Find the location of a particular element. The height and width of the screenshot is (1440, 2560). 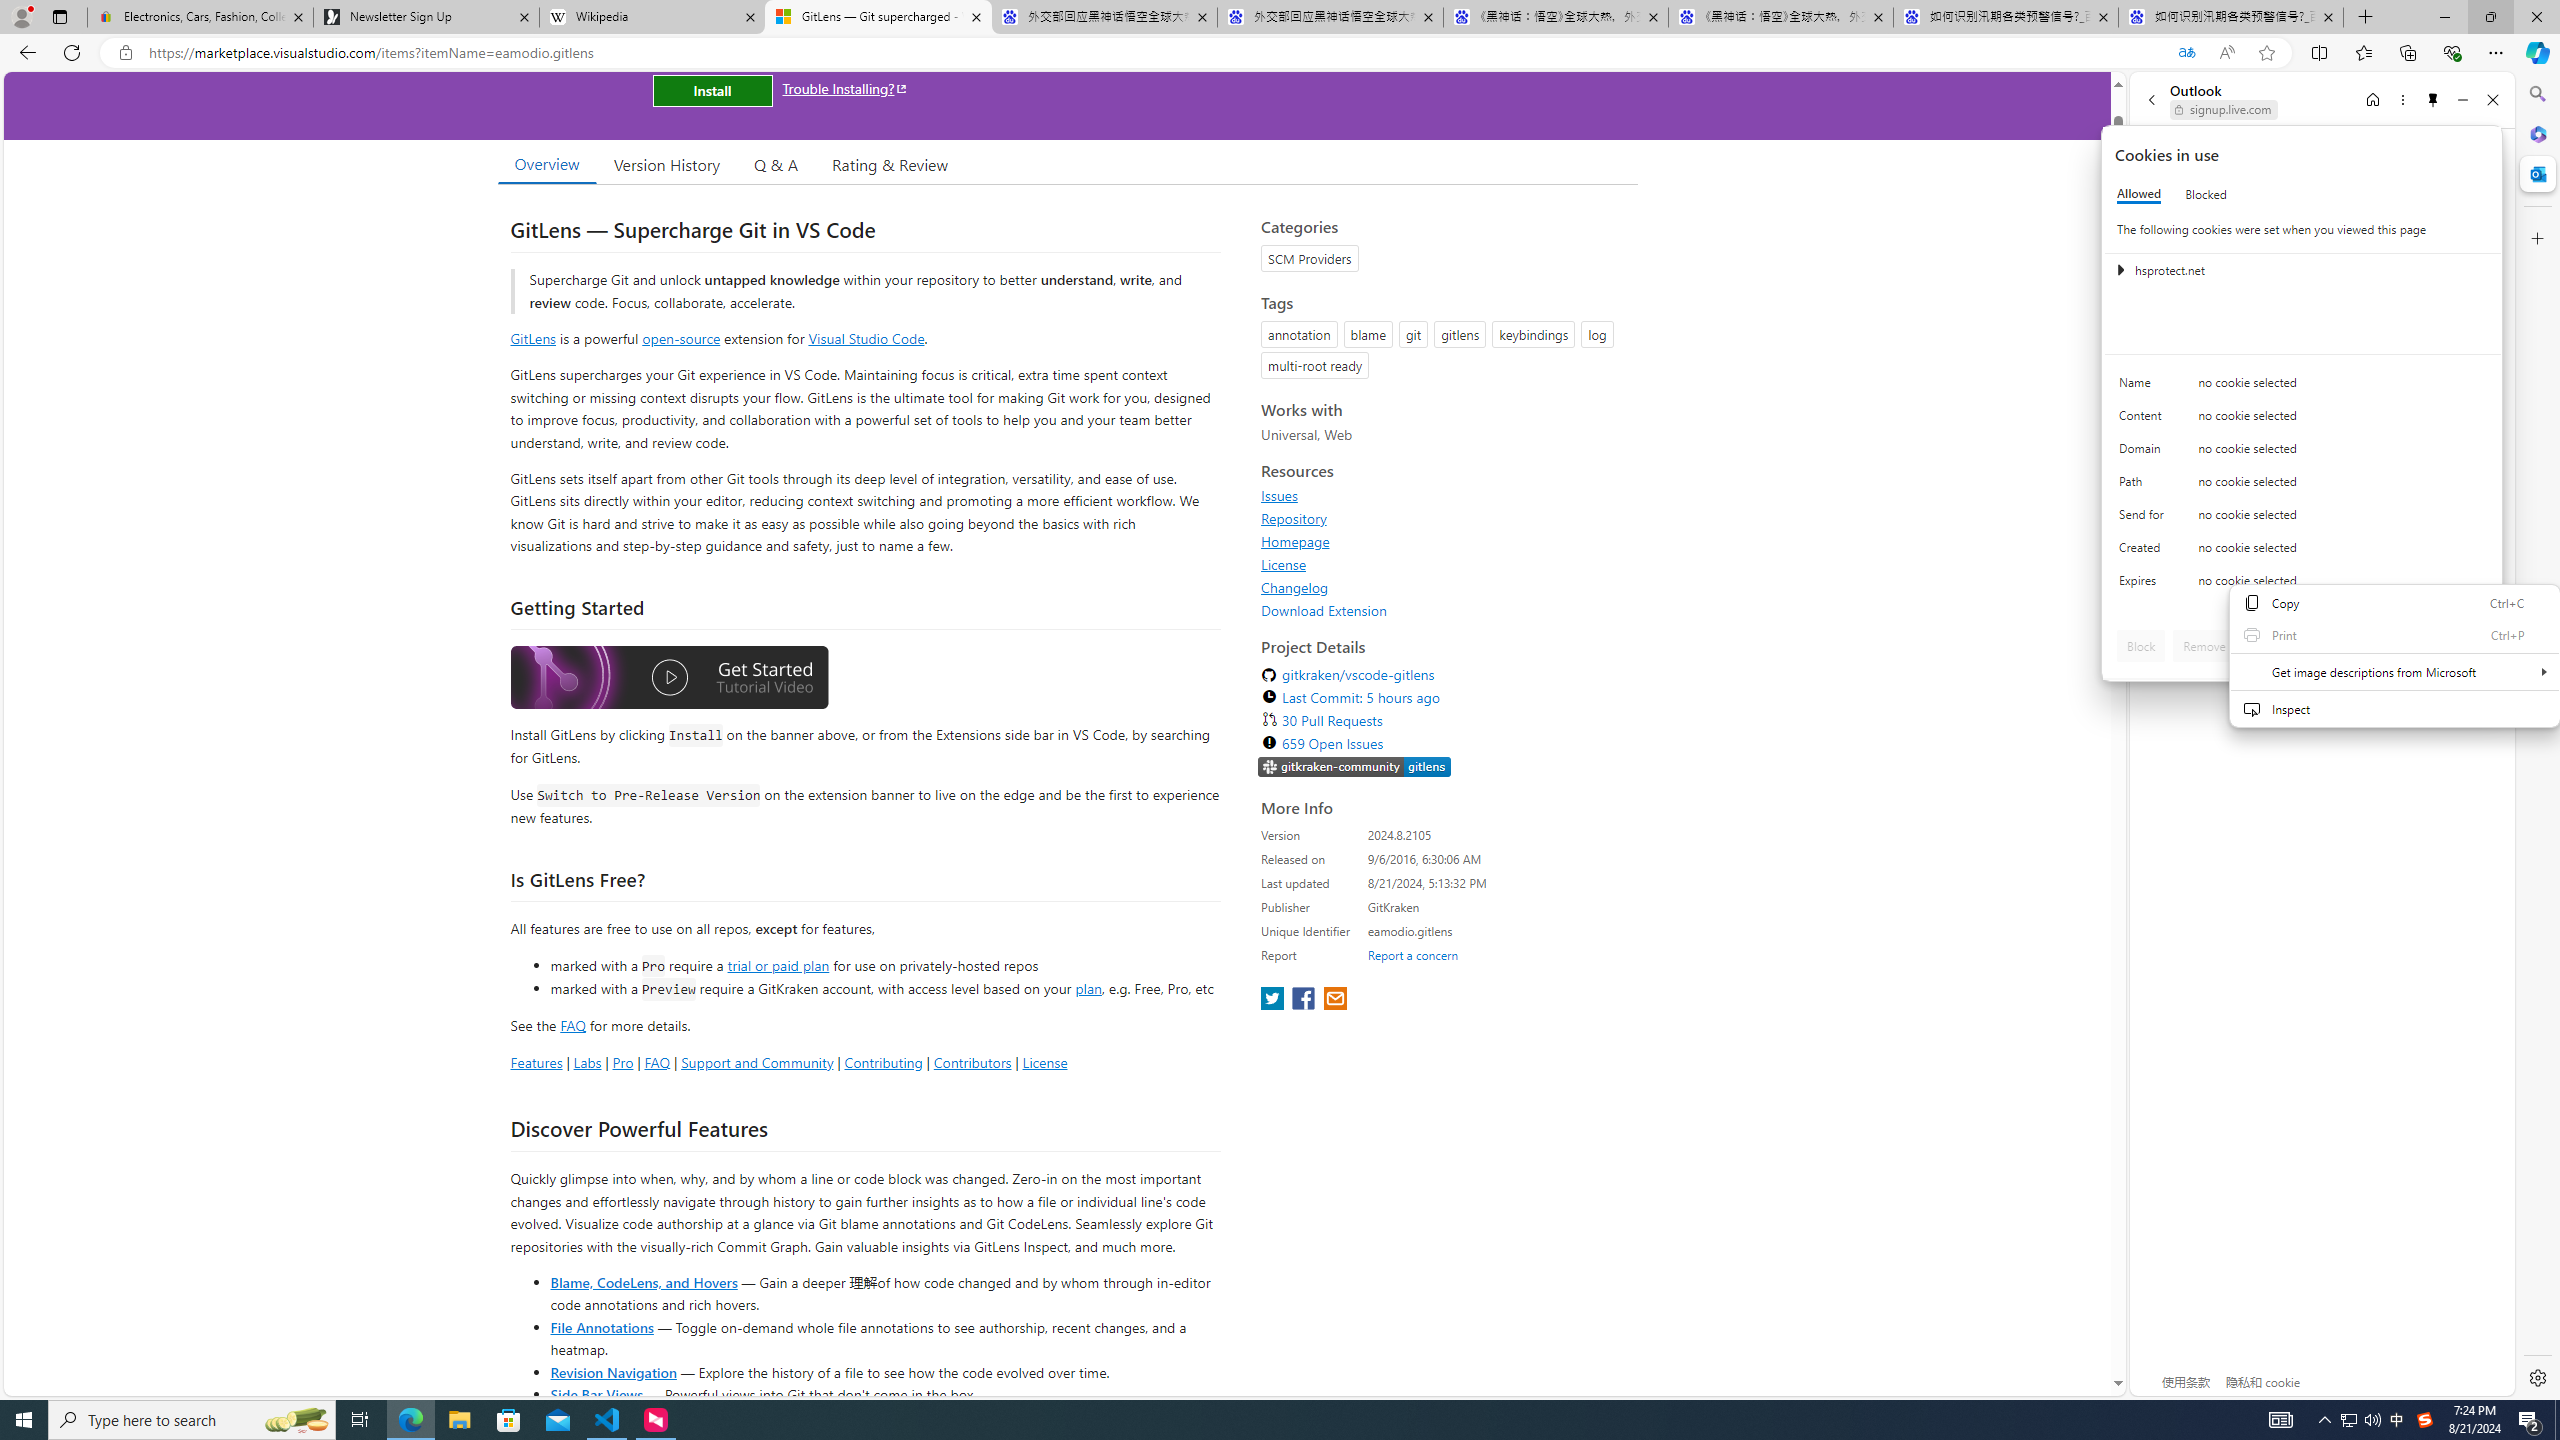

'Web context' is located at coordinates (2393, 666).